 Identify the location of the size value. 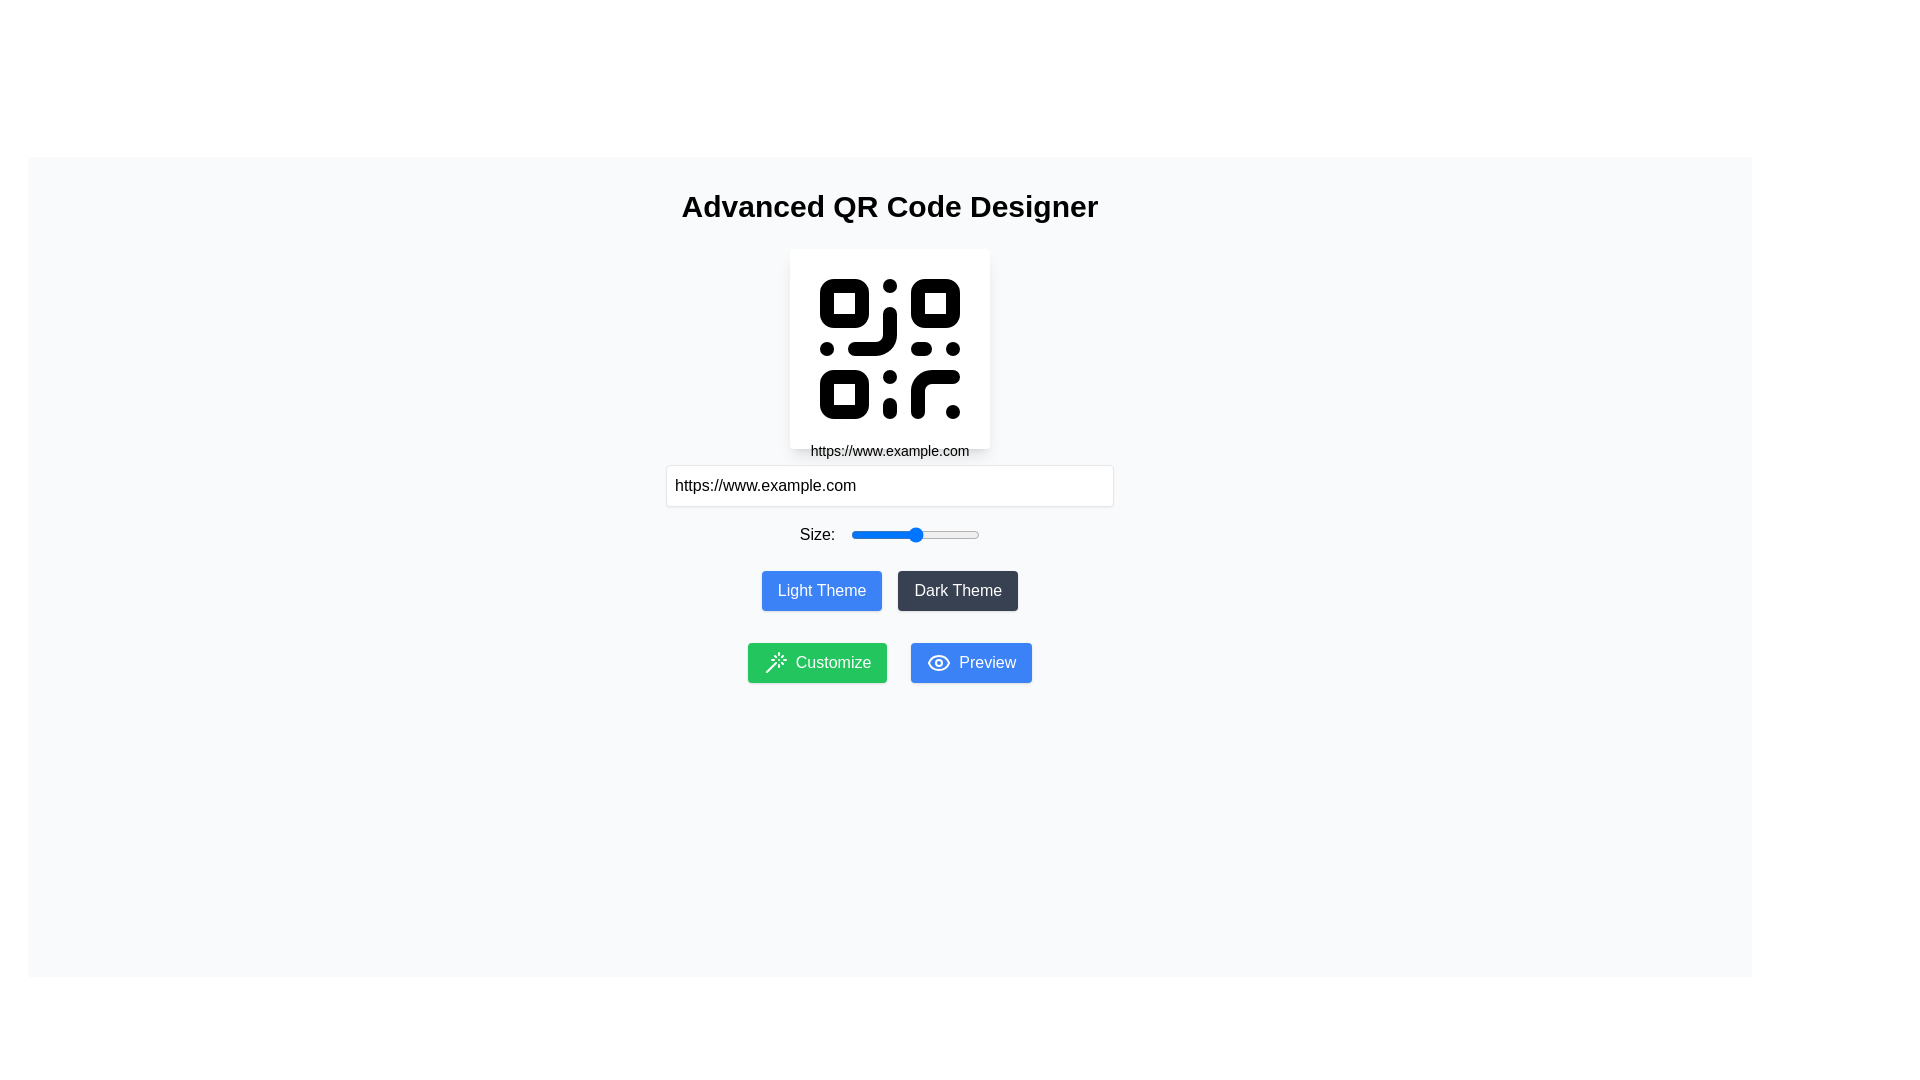
(912, 534).